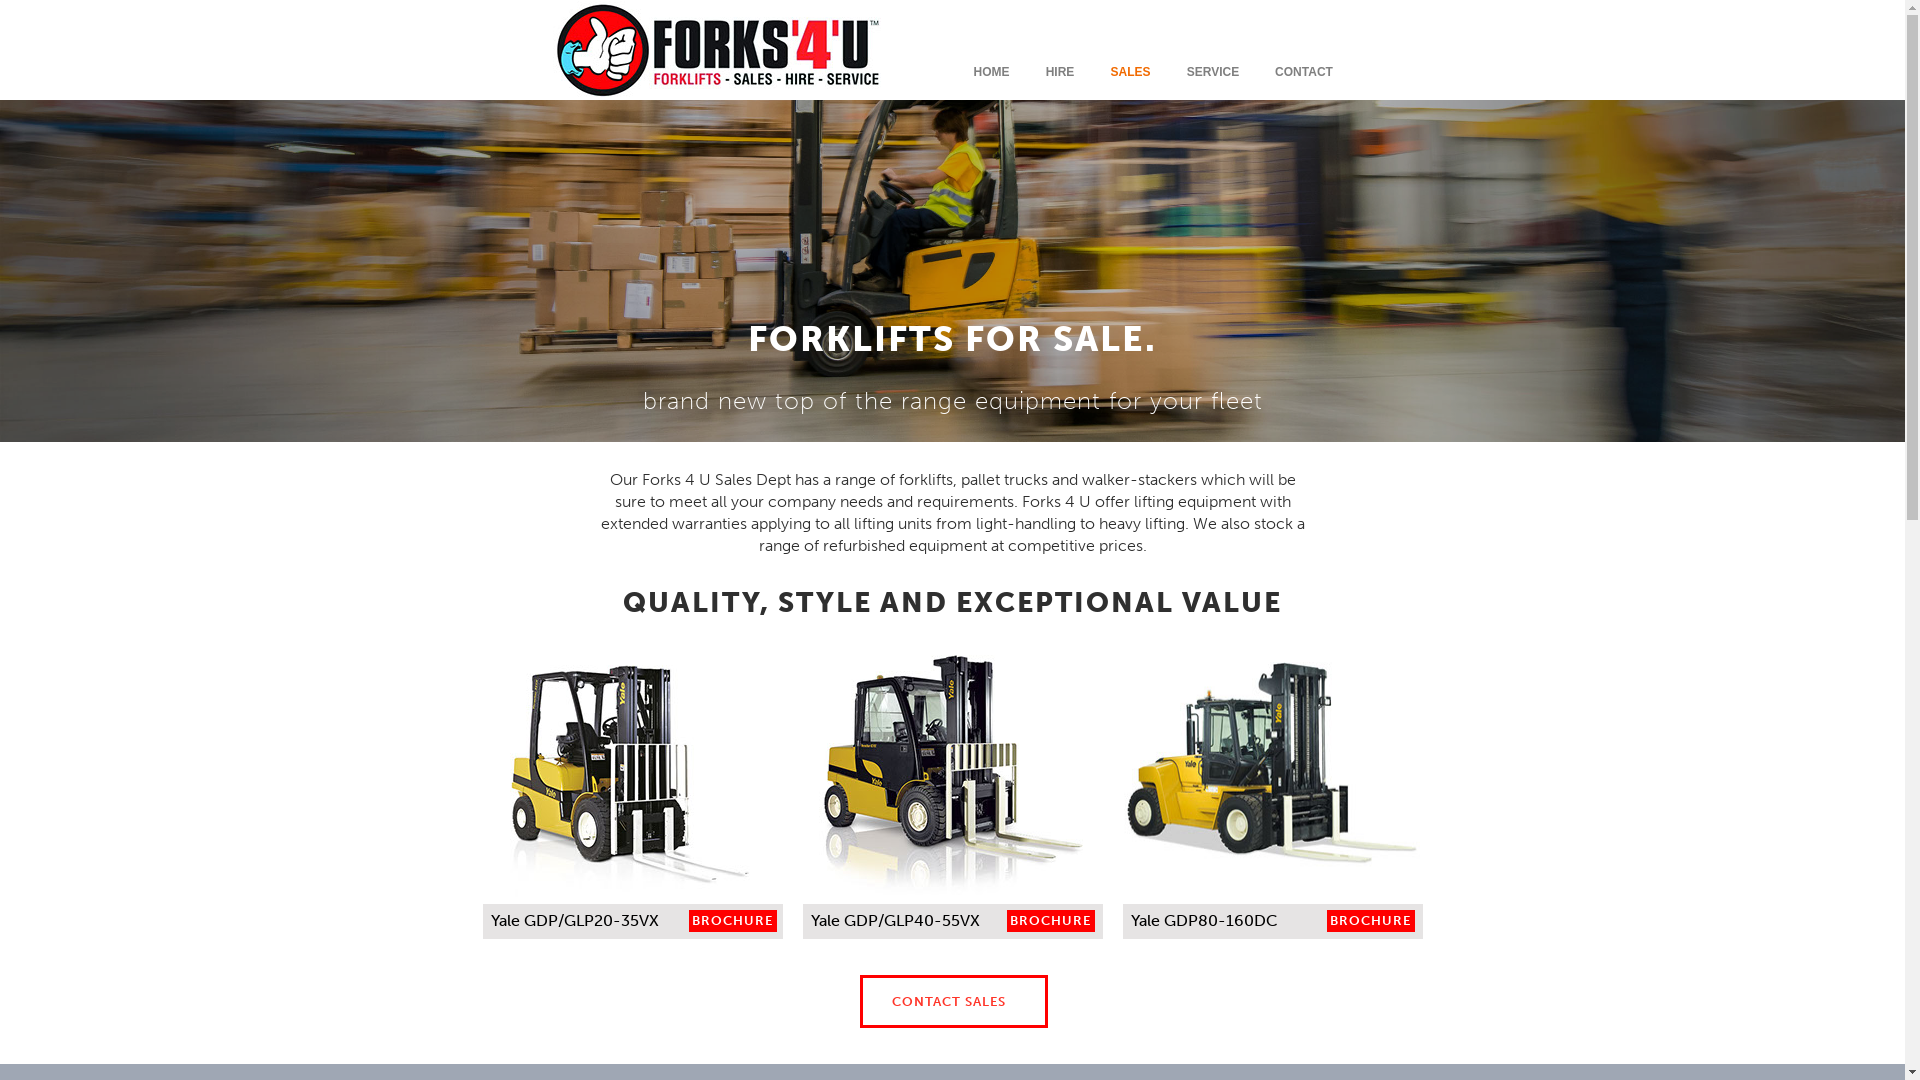 This screenshot has height=1080, width=1920. Describe the element at coordinates (1300, 71) in the screenshot. I see `'CONTACT'` at that location.